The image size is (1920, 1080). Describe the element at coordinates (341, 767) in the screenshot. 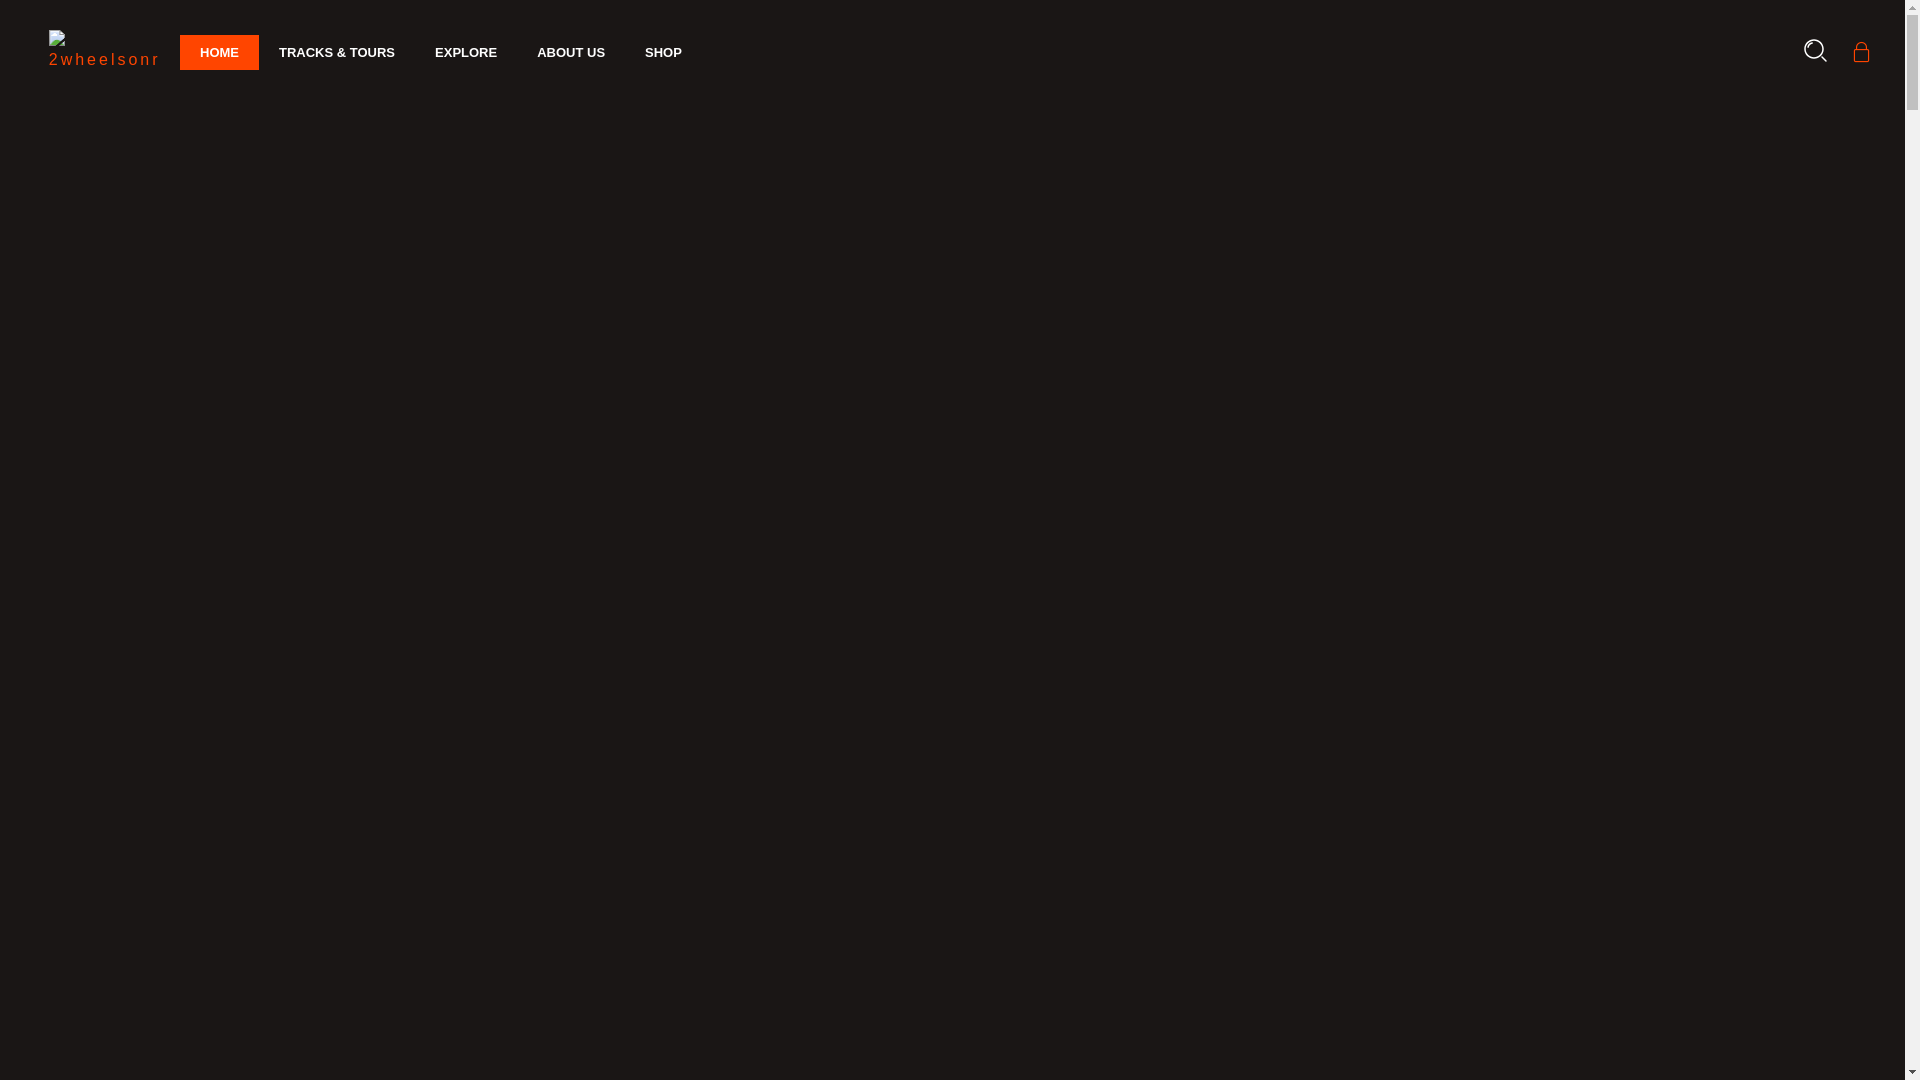

I see `'EXPLORE MORE'` at that location.